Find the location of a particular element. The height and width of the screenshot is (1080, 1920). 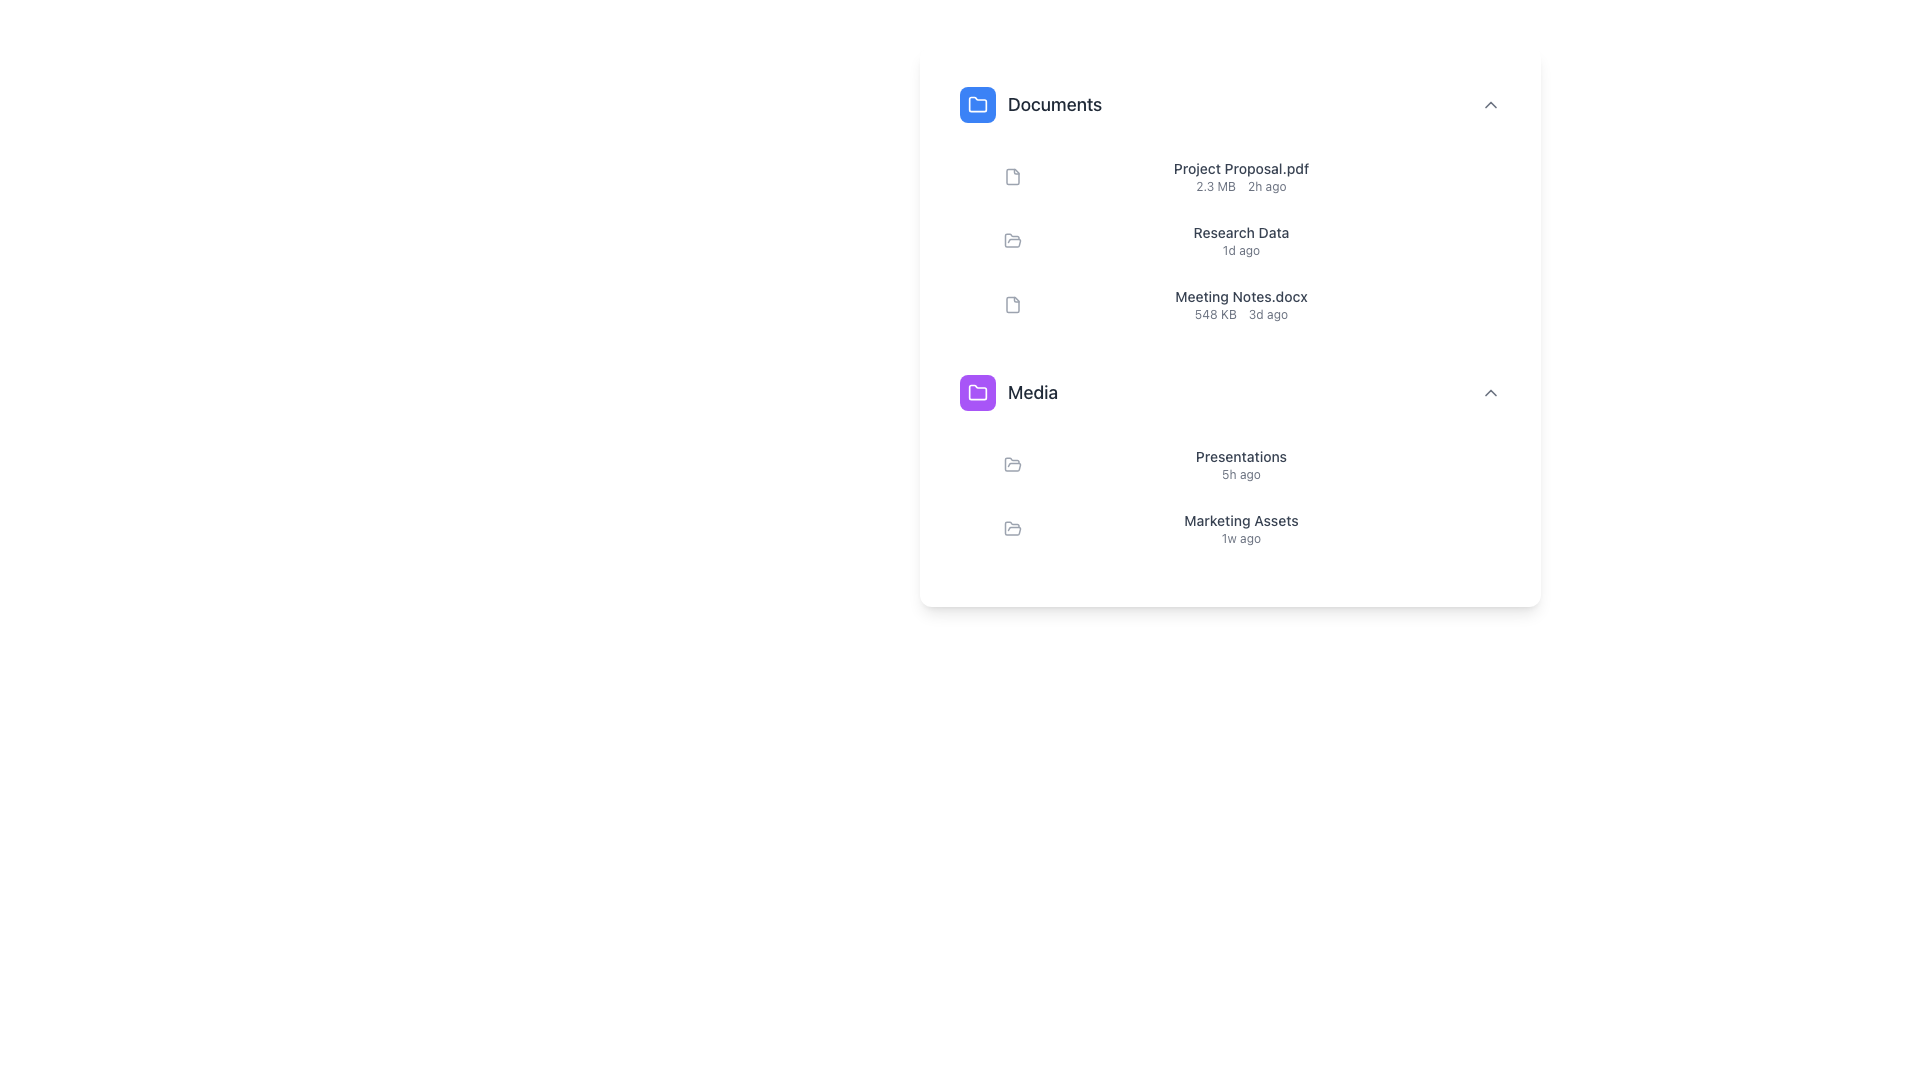

the chevron icon at the far right of the 'Media' section is located at coordinates (1491, 393).